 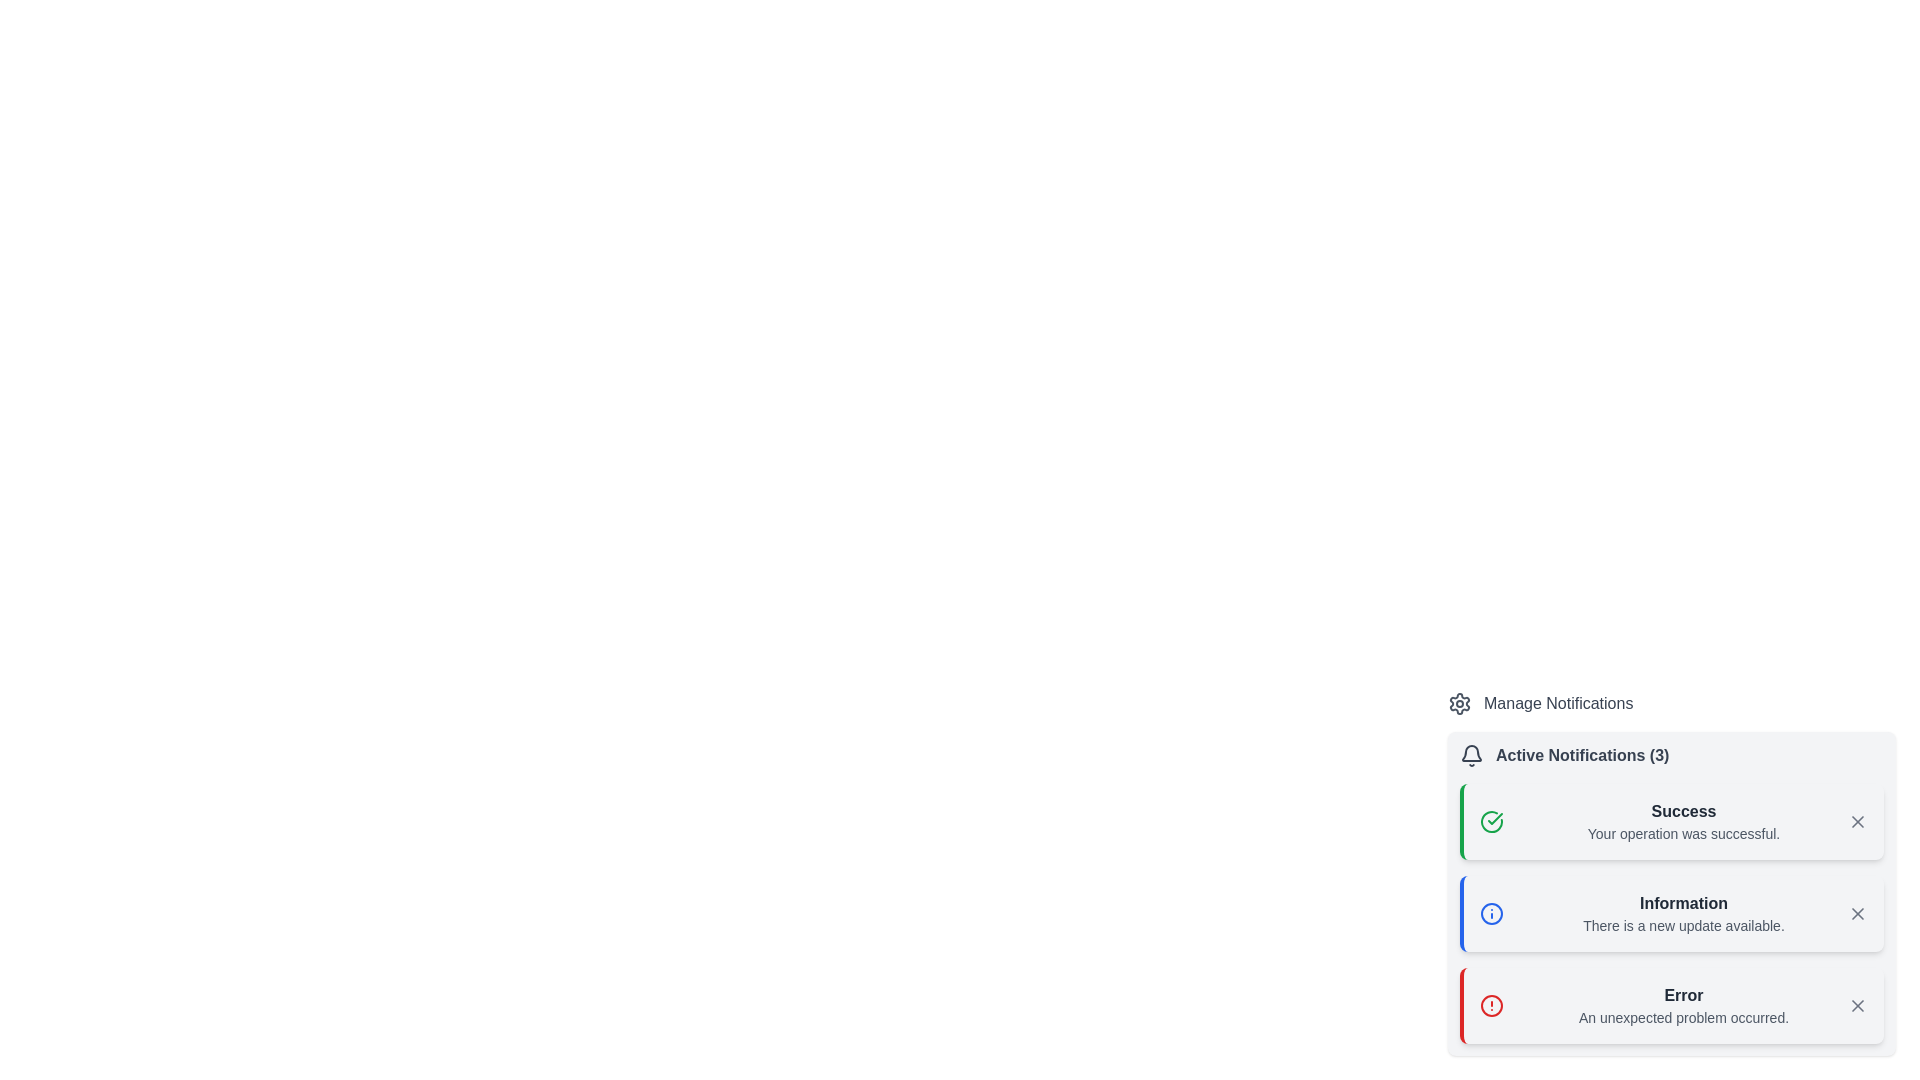 I want to click on the small circular gray button with an 'X' shape in its center, so click(x=1856, y=1006).